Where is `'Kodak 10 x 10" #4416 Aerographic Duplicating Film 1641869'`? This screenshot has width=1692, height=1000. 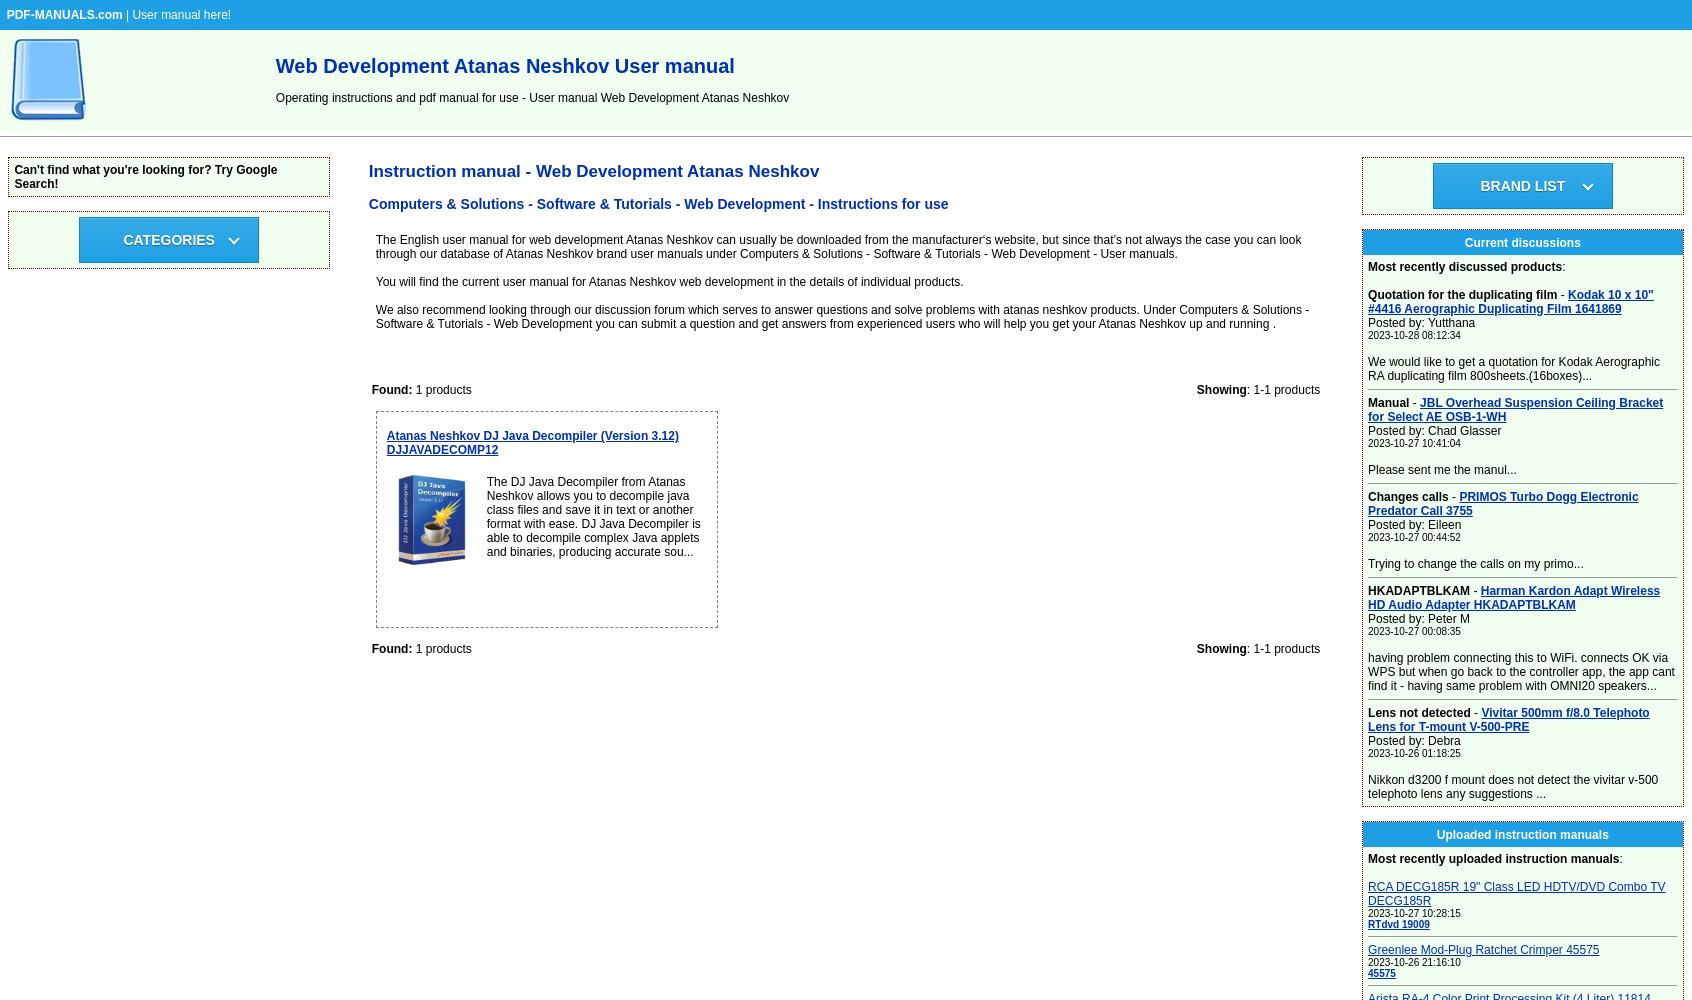 'Kodak 10 x 10" #4416 Aerographic Duplicating Film 1641869' is located at coordinates (1510, 302).